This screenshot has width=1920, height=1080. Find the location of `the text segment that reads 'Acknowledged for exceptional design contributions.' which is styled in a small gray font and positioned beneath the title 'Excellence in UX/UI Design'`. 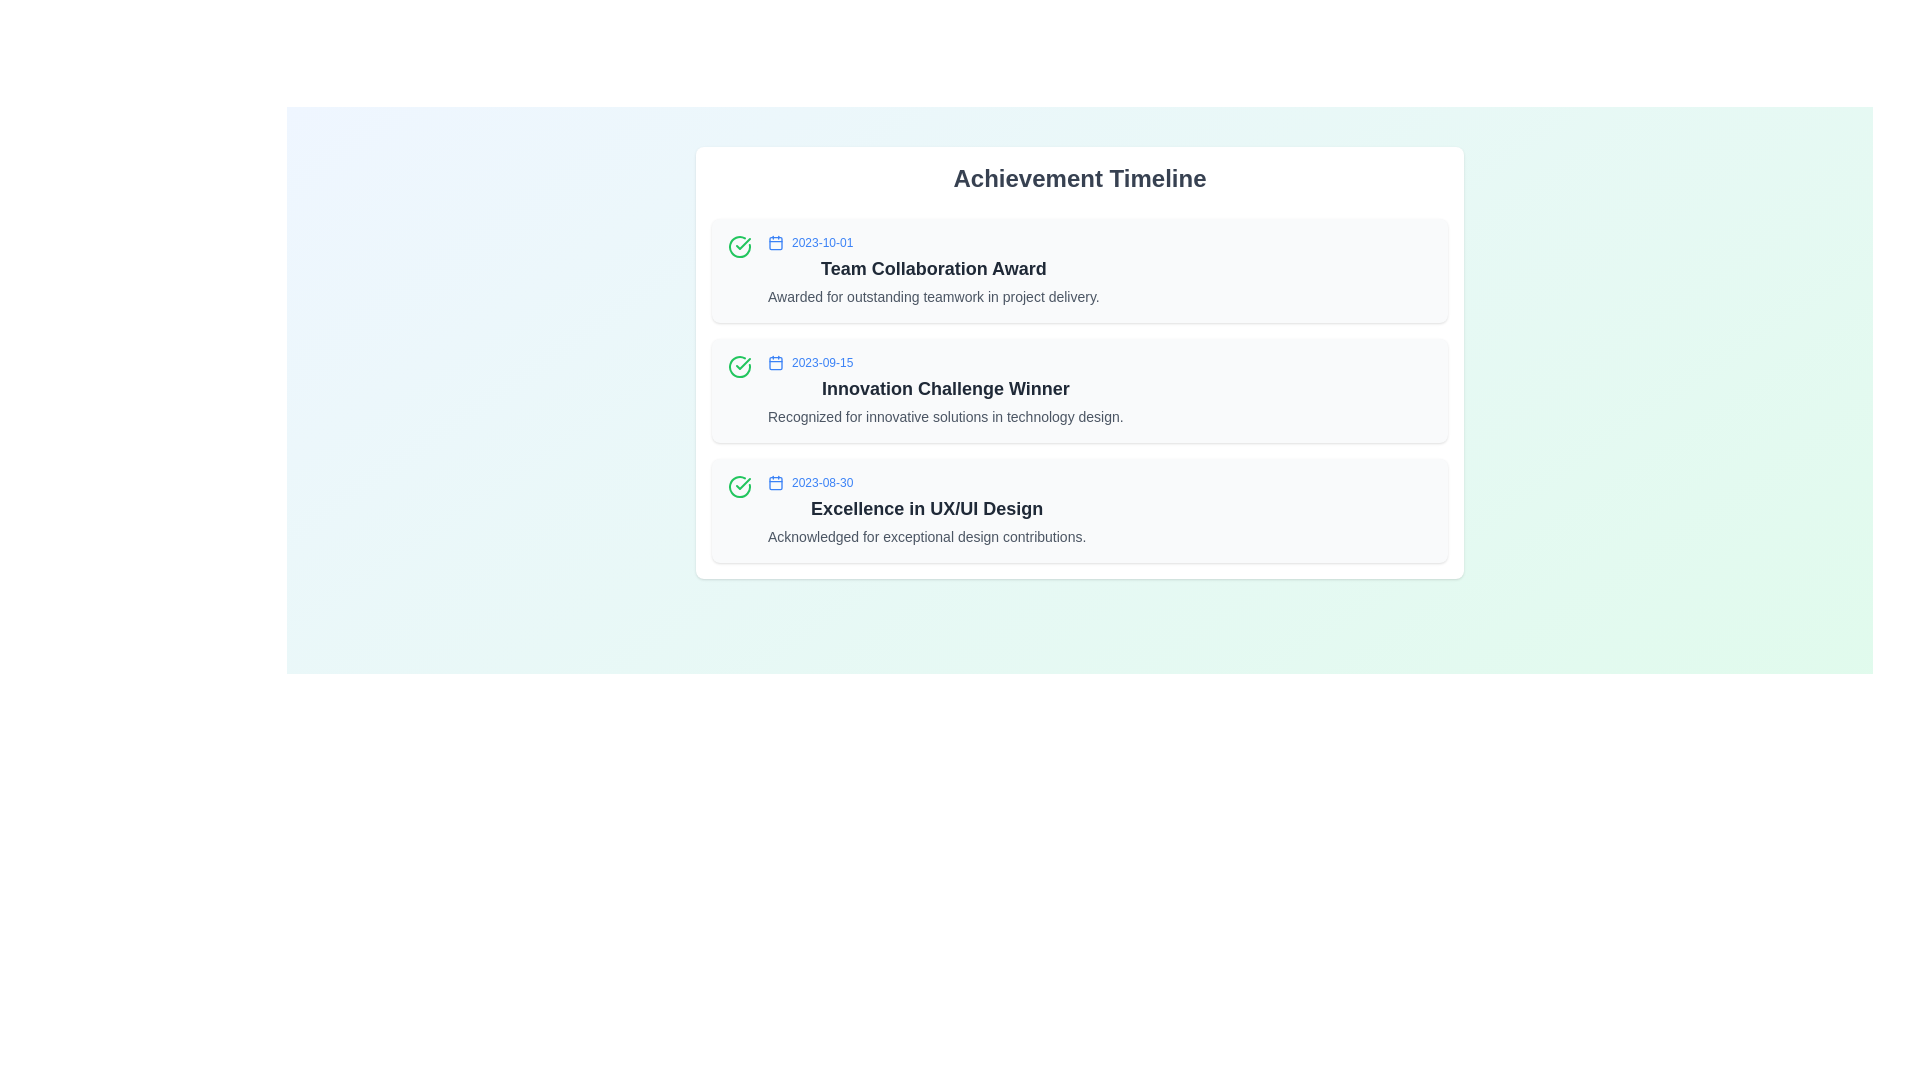

the text segment that reads 'Acknowledged for exceptional design contributions.' which is styled in a small gray font and positioned beneath the title 'Excellence in UX/UI Design' is located at coordinates (926, 535).